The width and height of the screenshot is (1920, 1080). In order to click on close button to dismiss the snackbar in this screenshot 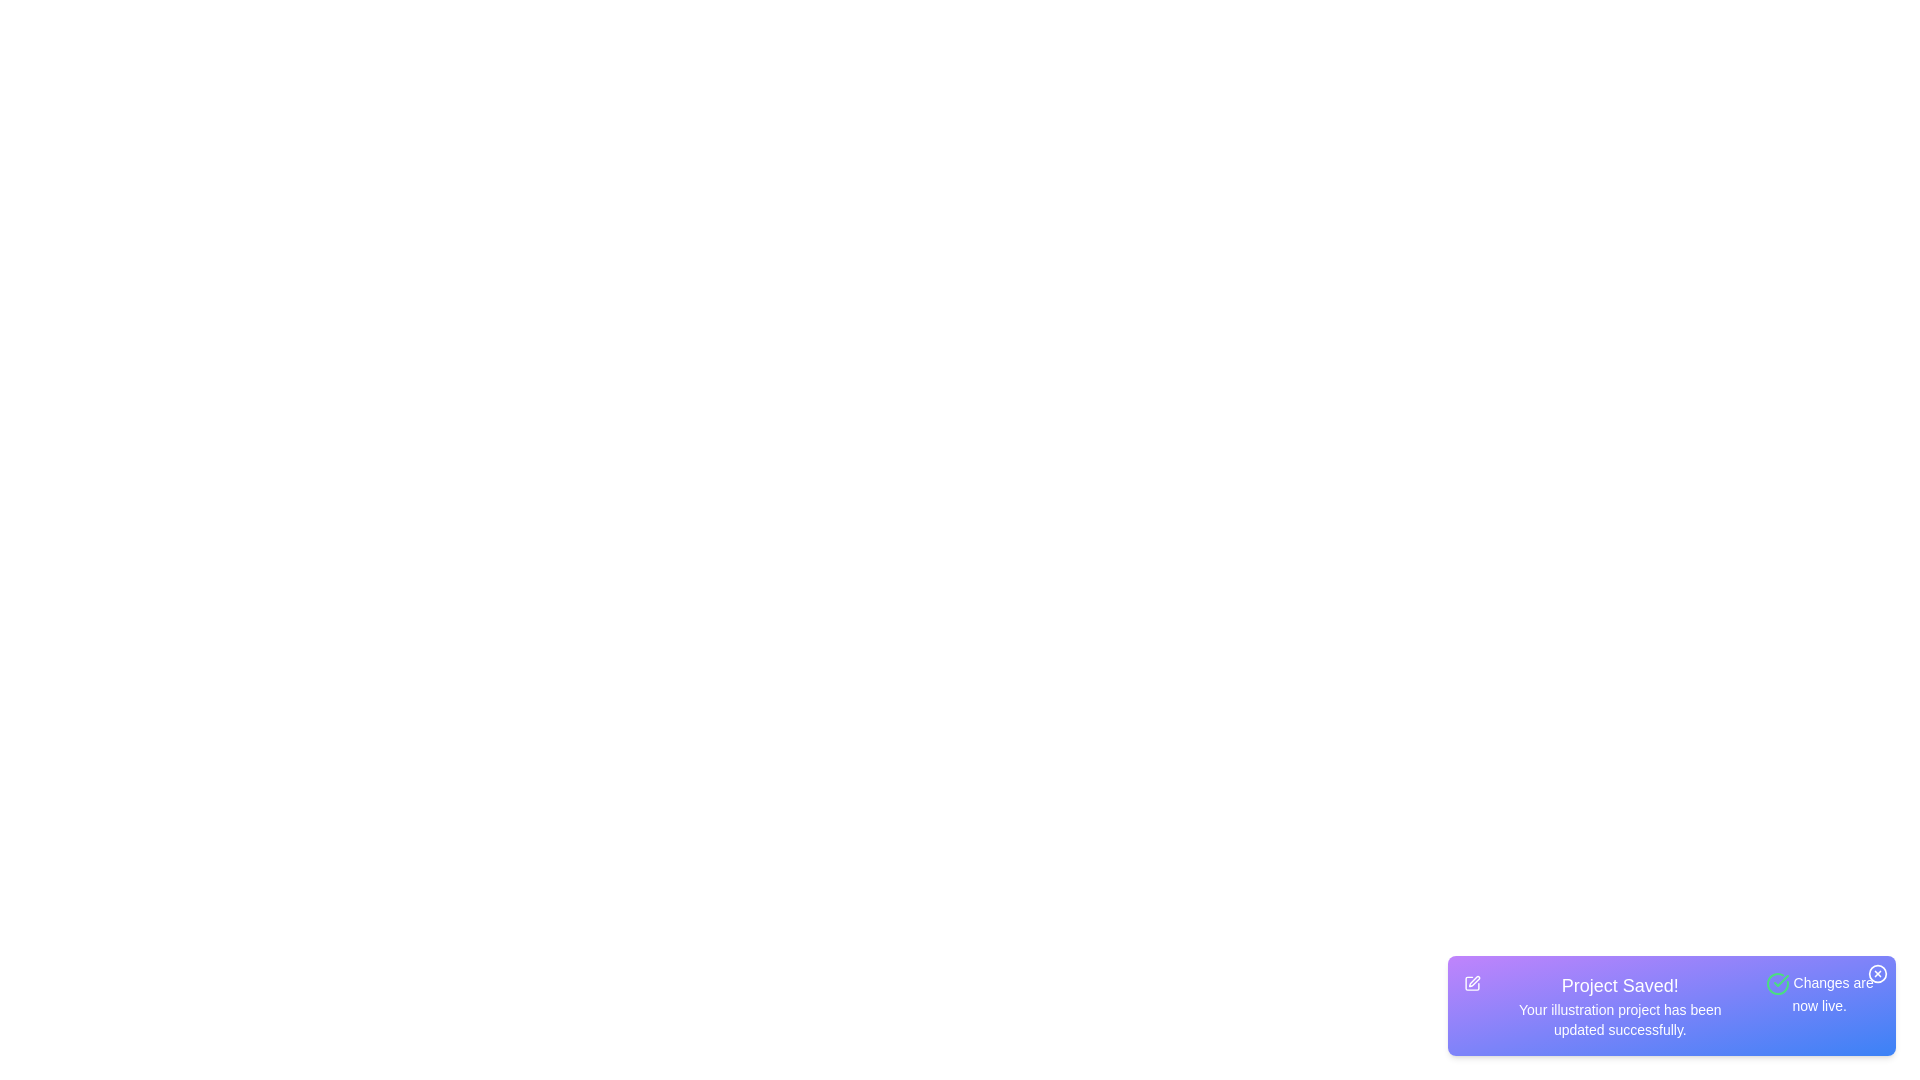, I will do `click(1876, 973)`.